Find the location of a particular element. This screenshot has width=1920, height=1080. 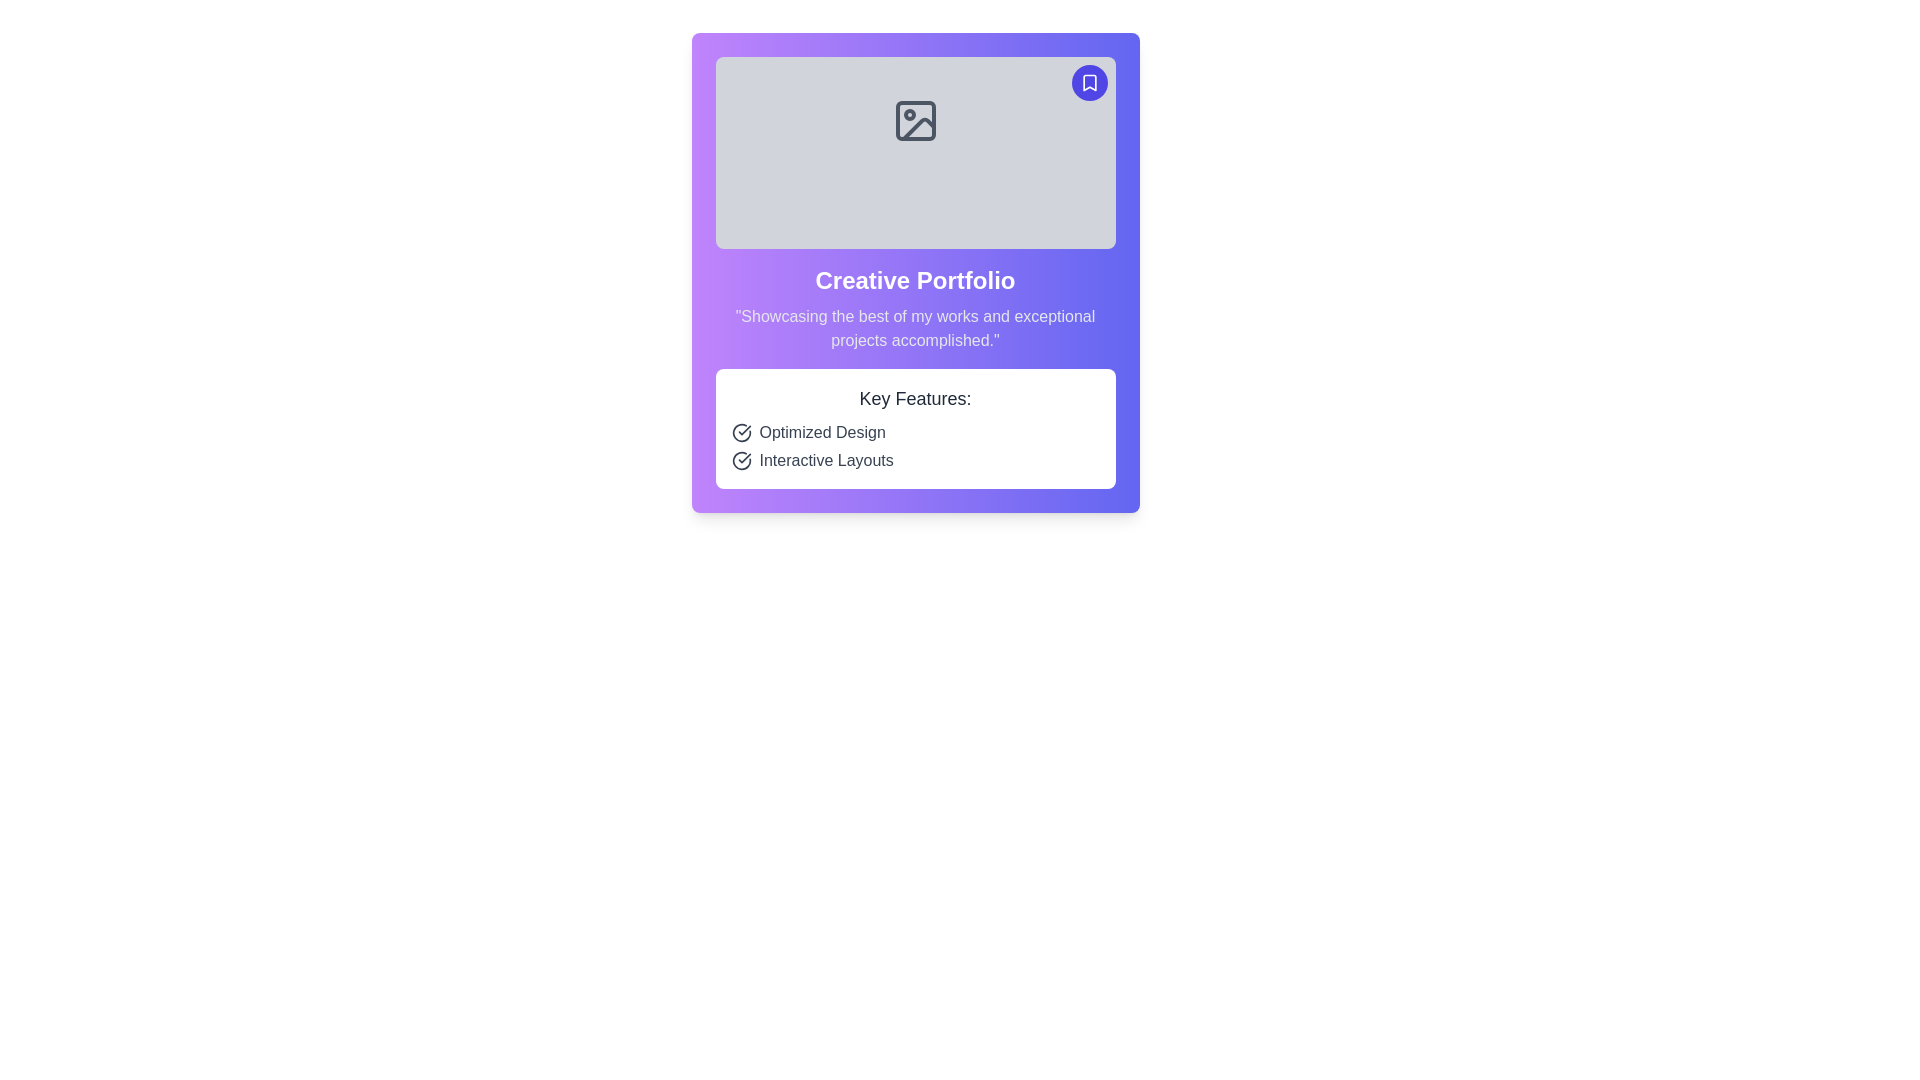

the circular checkmark icon, which has a thin outline and a cross-like check symbol, located to the left of the text 'Optimized Design' in the 'Key Features' section is located at coordinates (740, 431).